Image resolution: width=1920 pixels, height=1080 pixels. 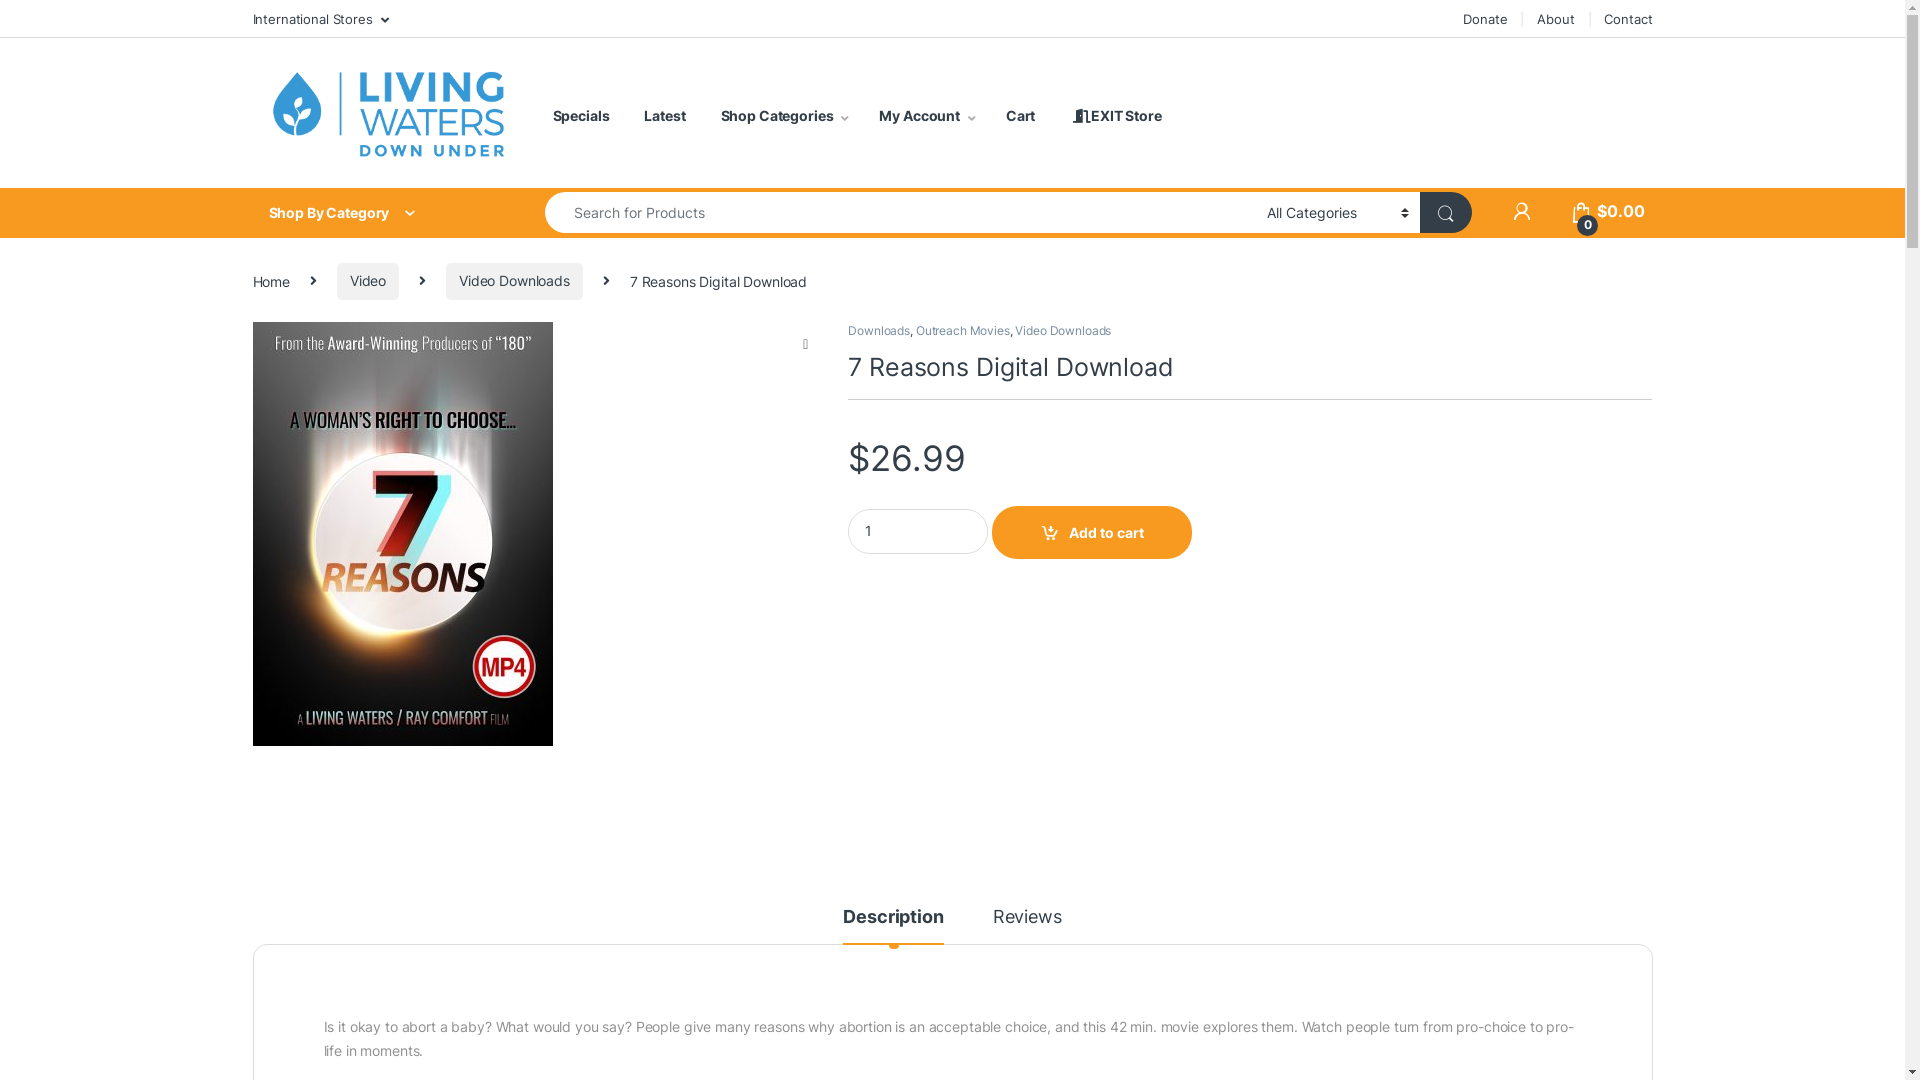 I want to click on '0, so click(x=1607, y=212).